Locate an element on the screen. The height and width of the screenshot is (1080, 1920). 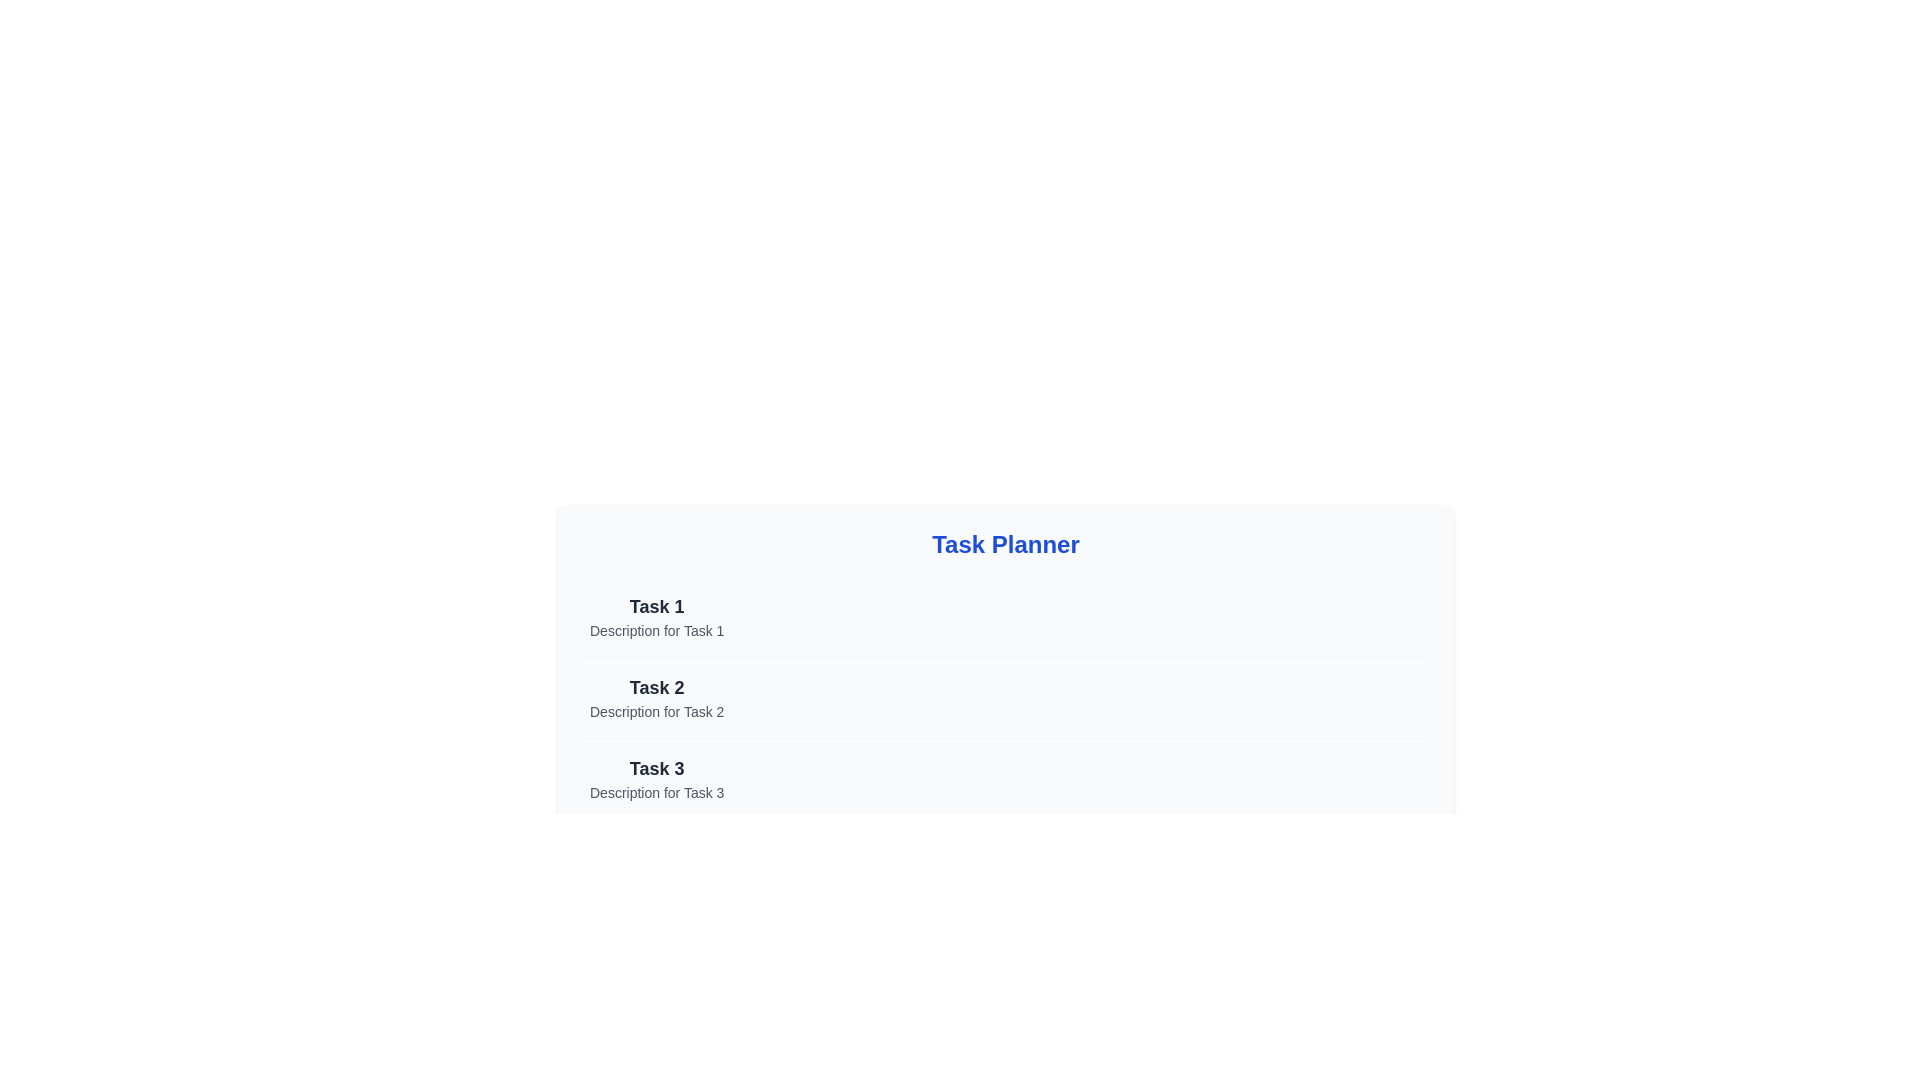
text content of the heading located at the top of the content panel, centered horizontally above the list of tasks is located at coordinates (1006, 544).